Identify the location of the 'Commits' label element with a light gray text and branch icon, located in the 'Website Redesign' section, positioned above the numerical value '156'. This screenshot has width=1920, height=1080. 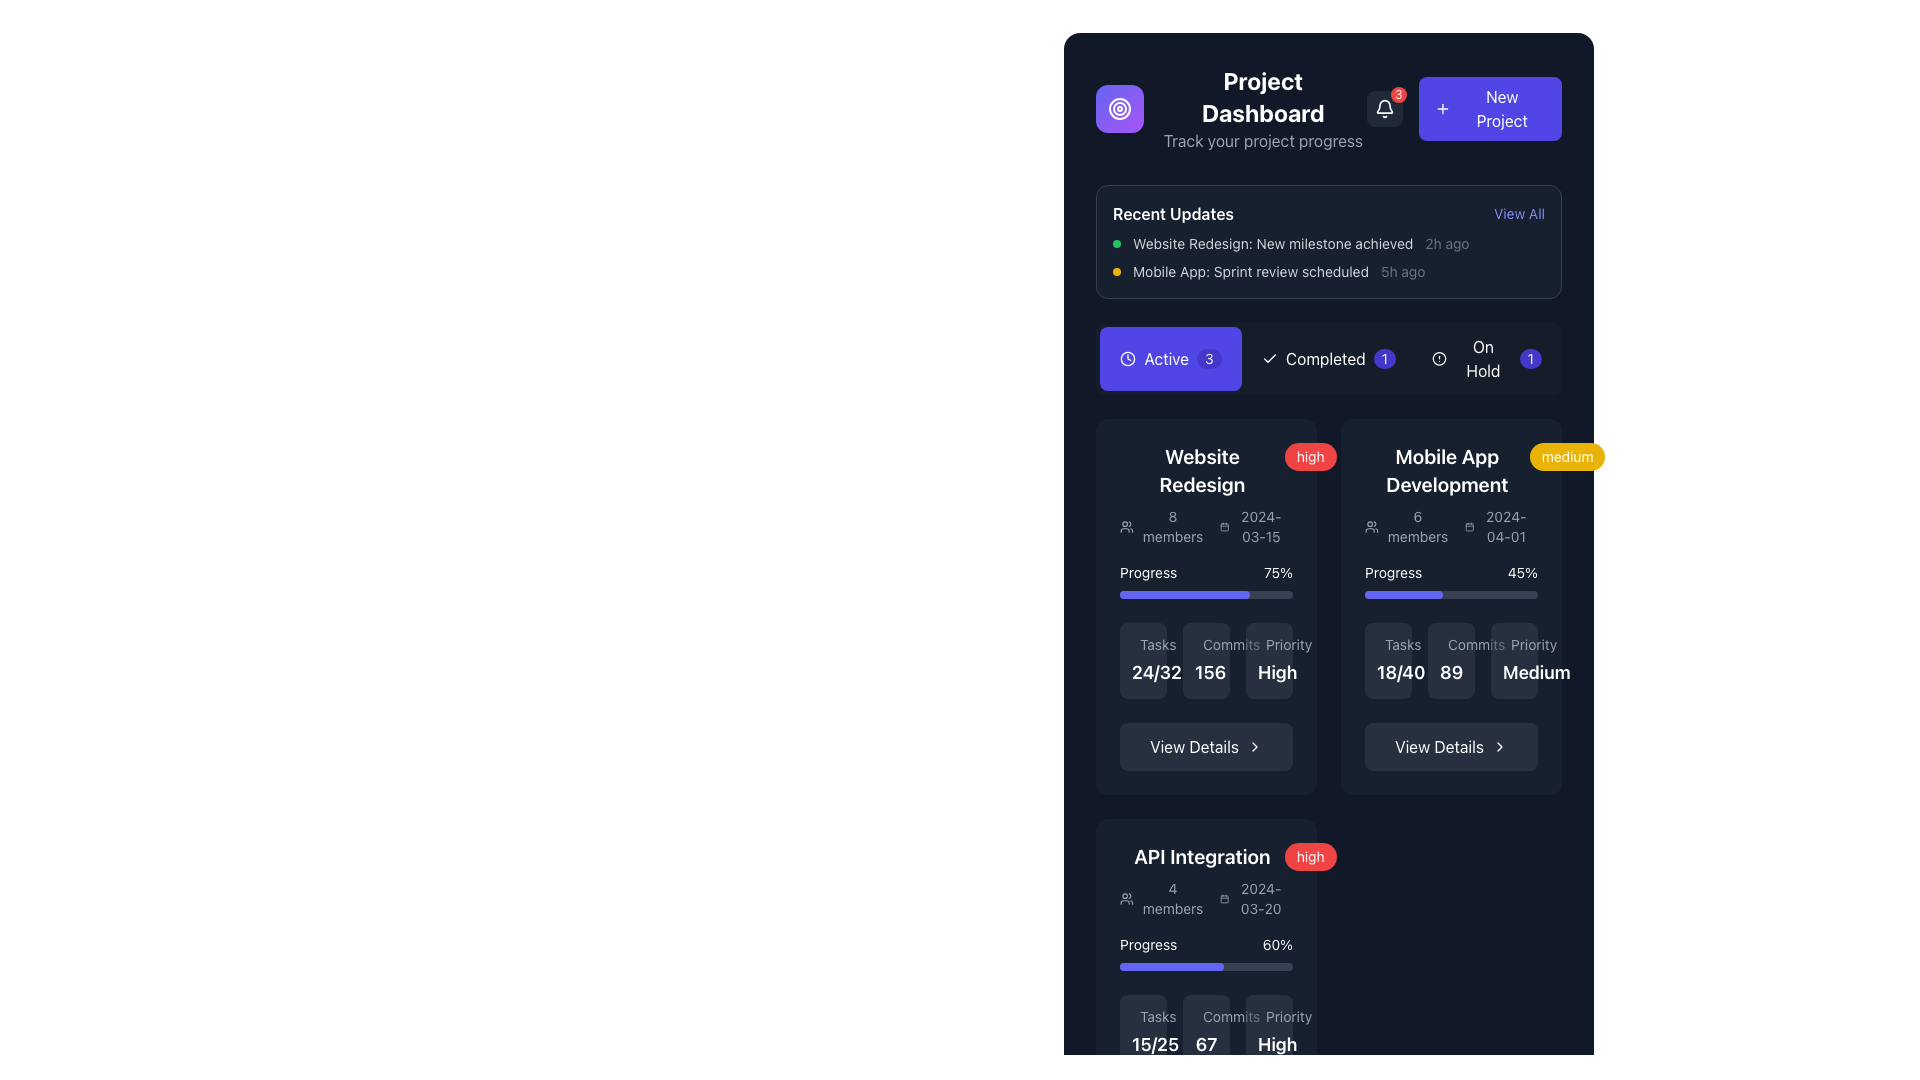
(1205, 644).